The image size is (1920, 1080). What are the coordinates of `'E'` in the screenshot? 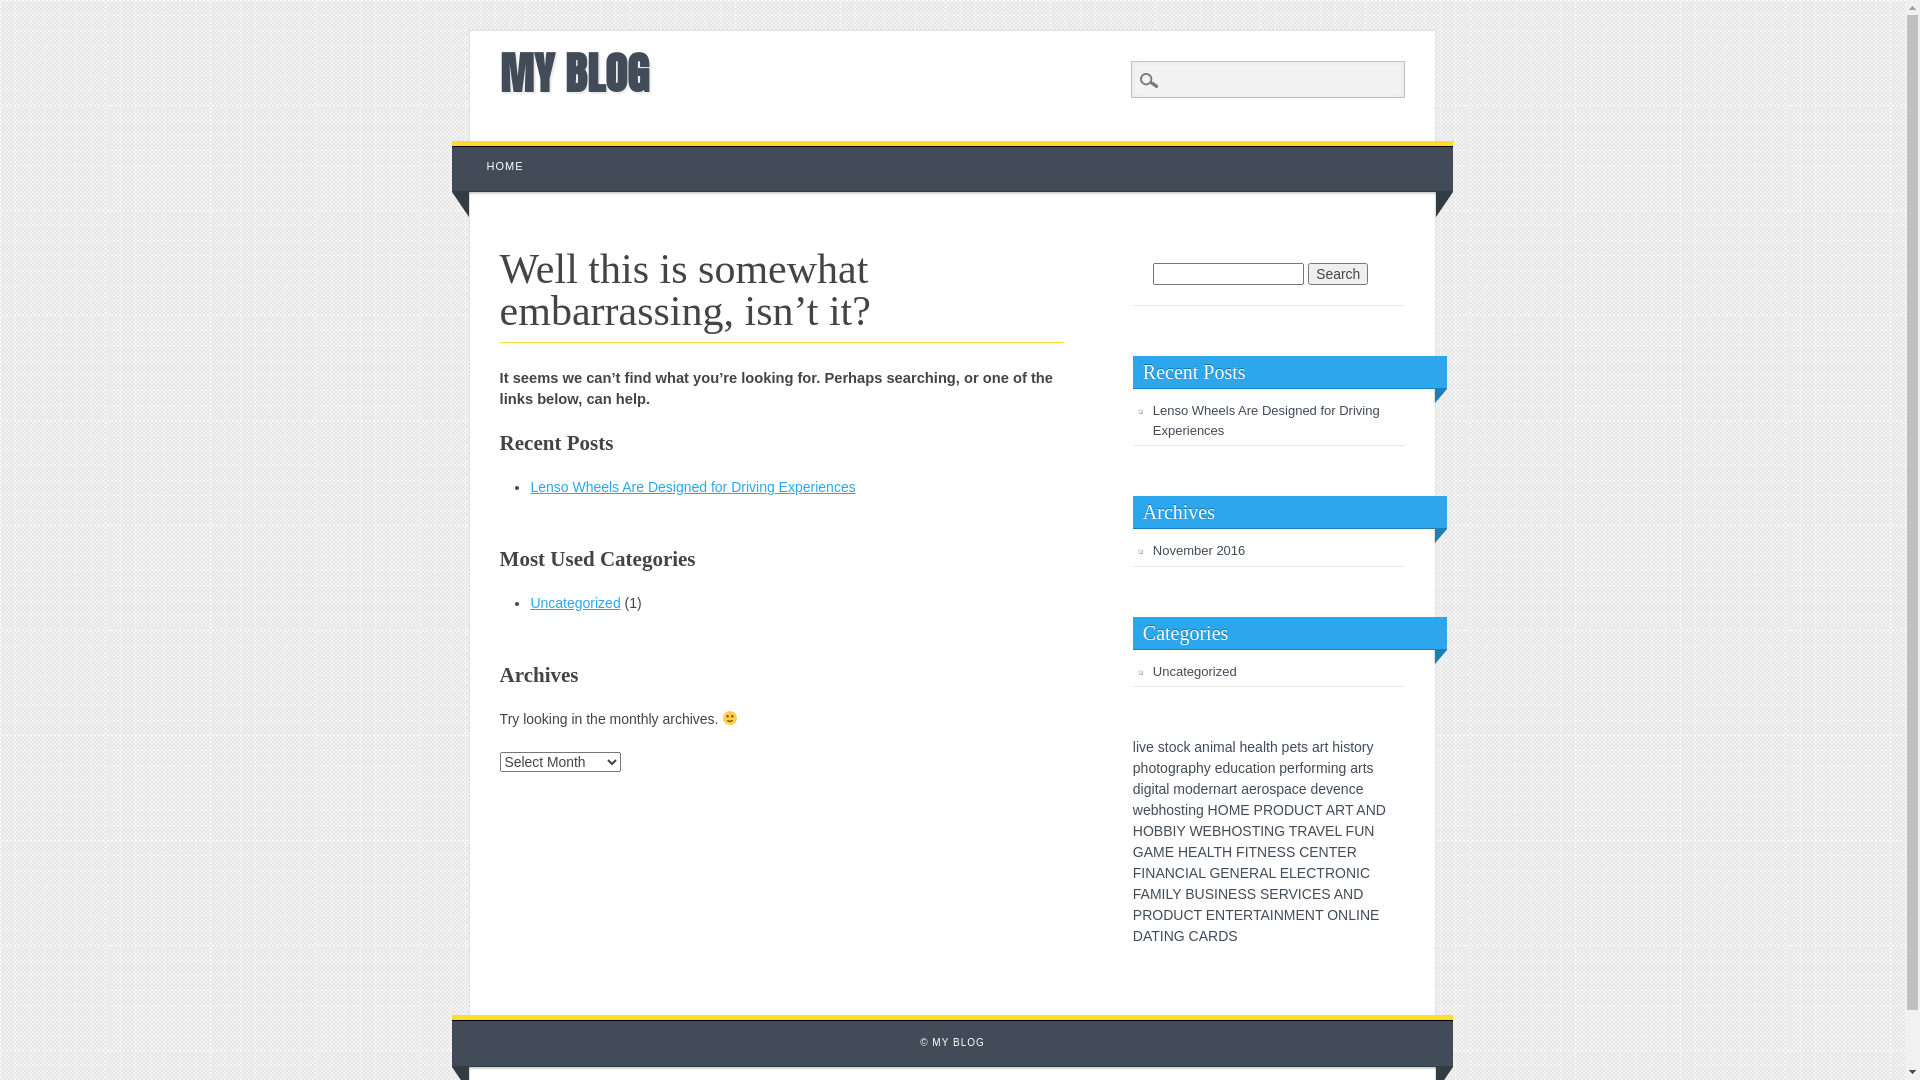 It's located at (1341, 852).